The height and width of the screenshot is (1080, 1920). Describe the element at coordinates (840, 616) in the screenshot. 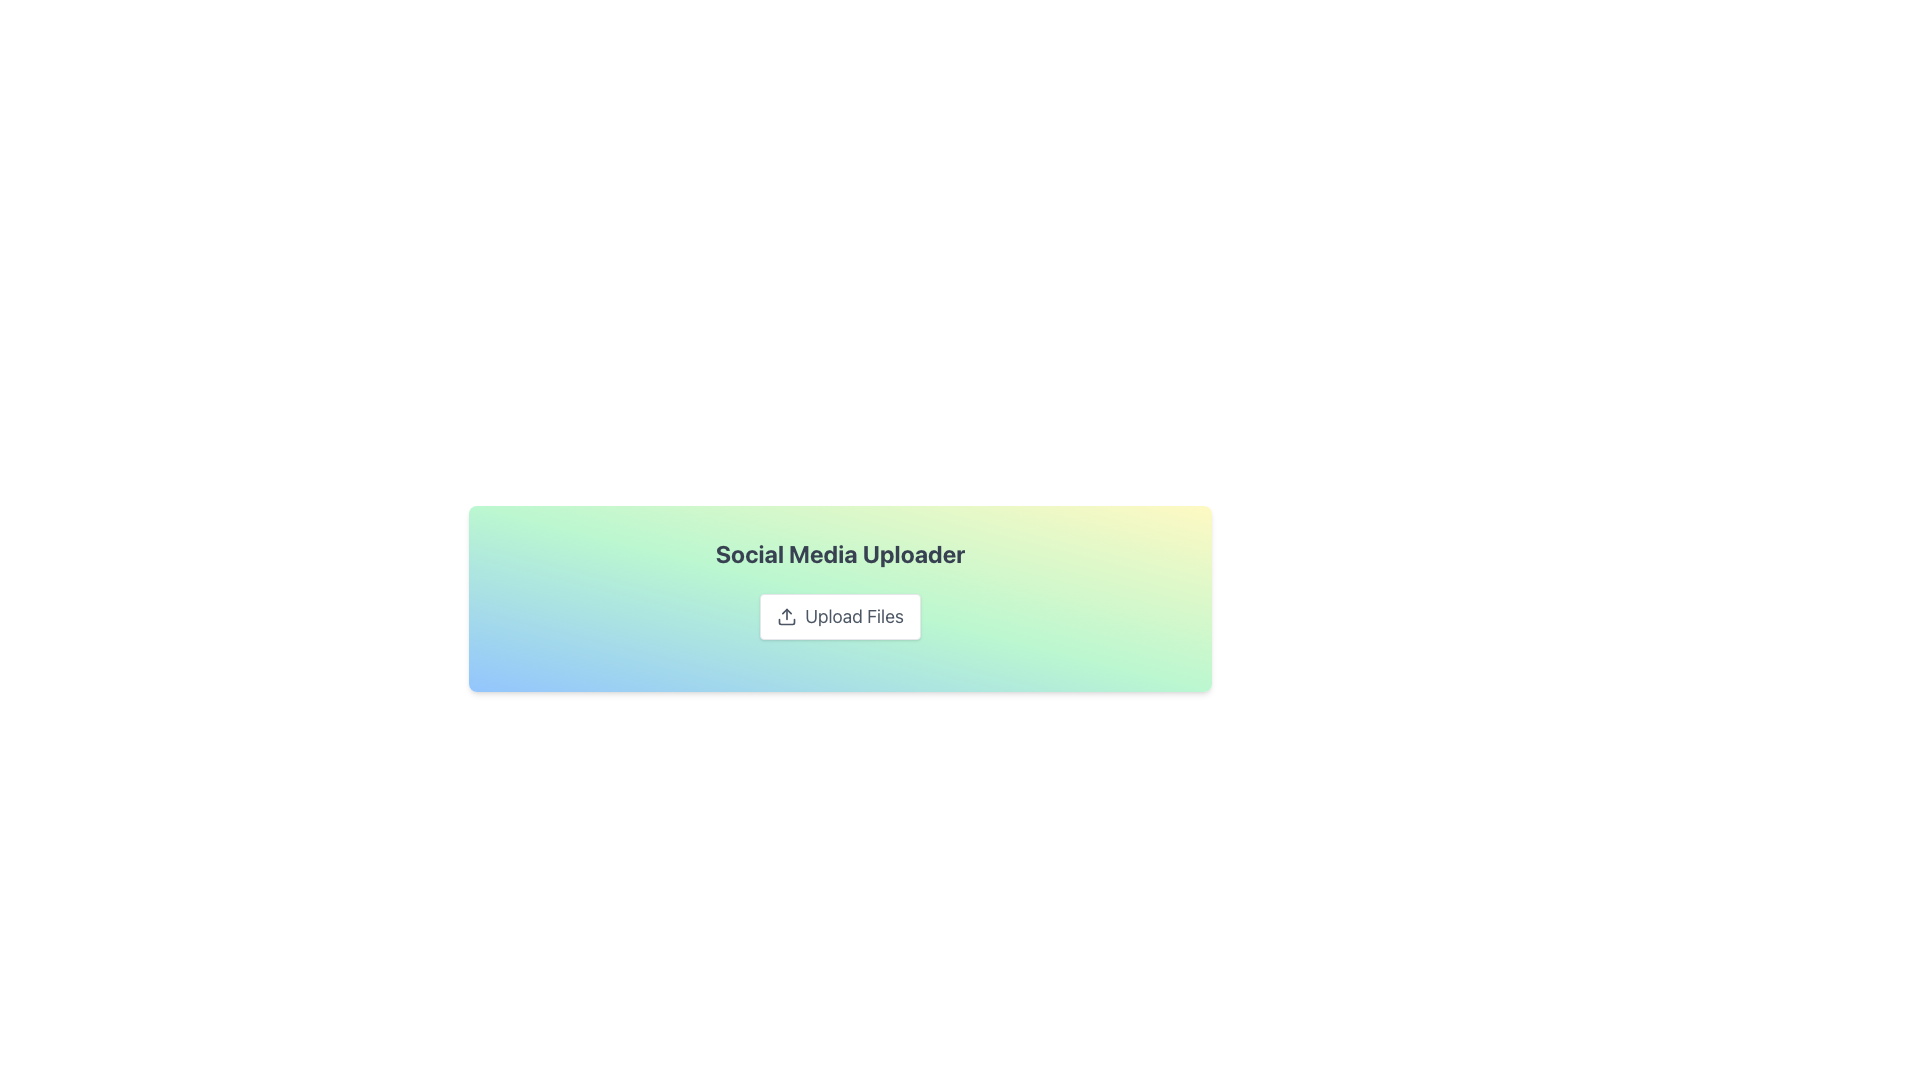

I see `the 'Upload Files' button, which features an upward arrow icon and is styled with a rounded shadowed white background` at that location.